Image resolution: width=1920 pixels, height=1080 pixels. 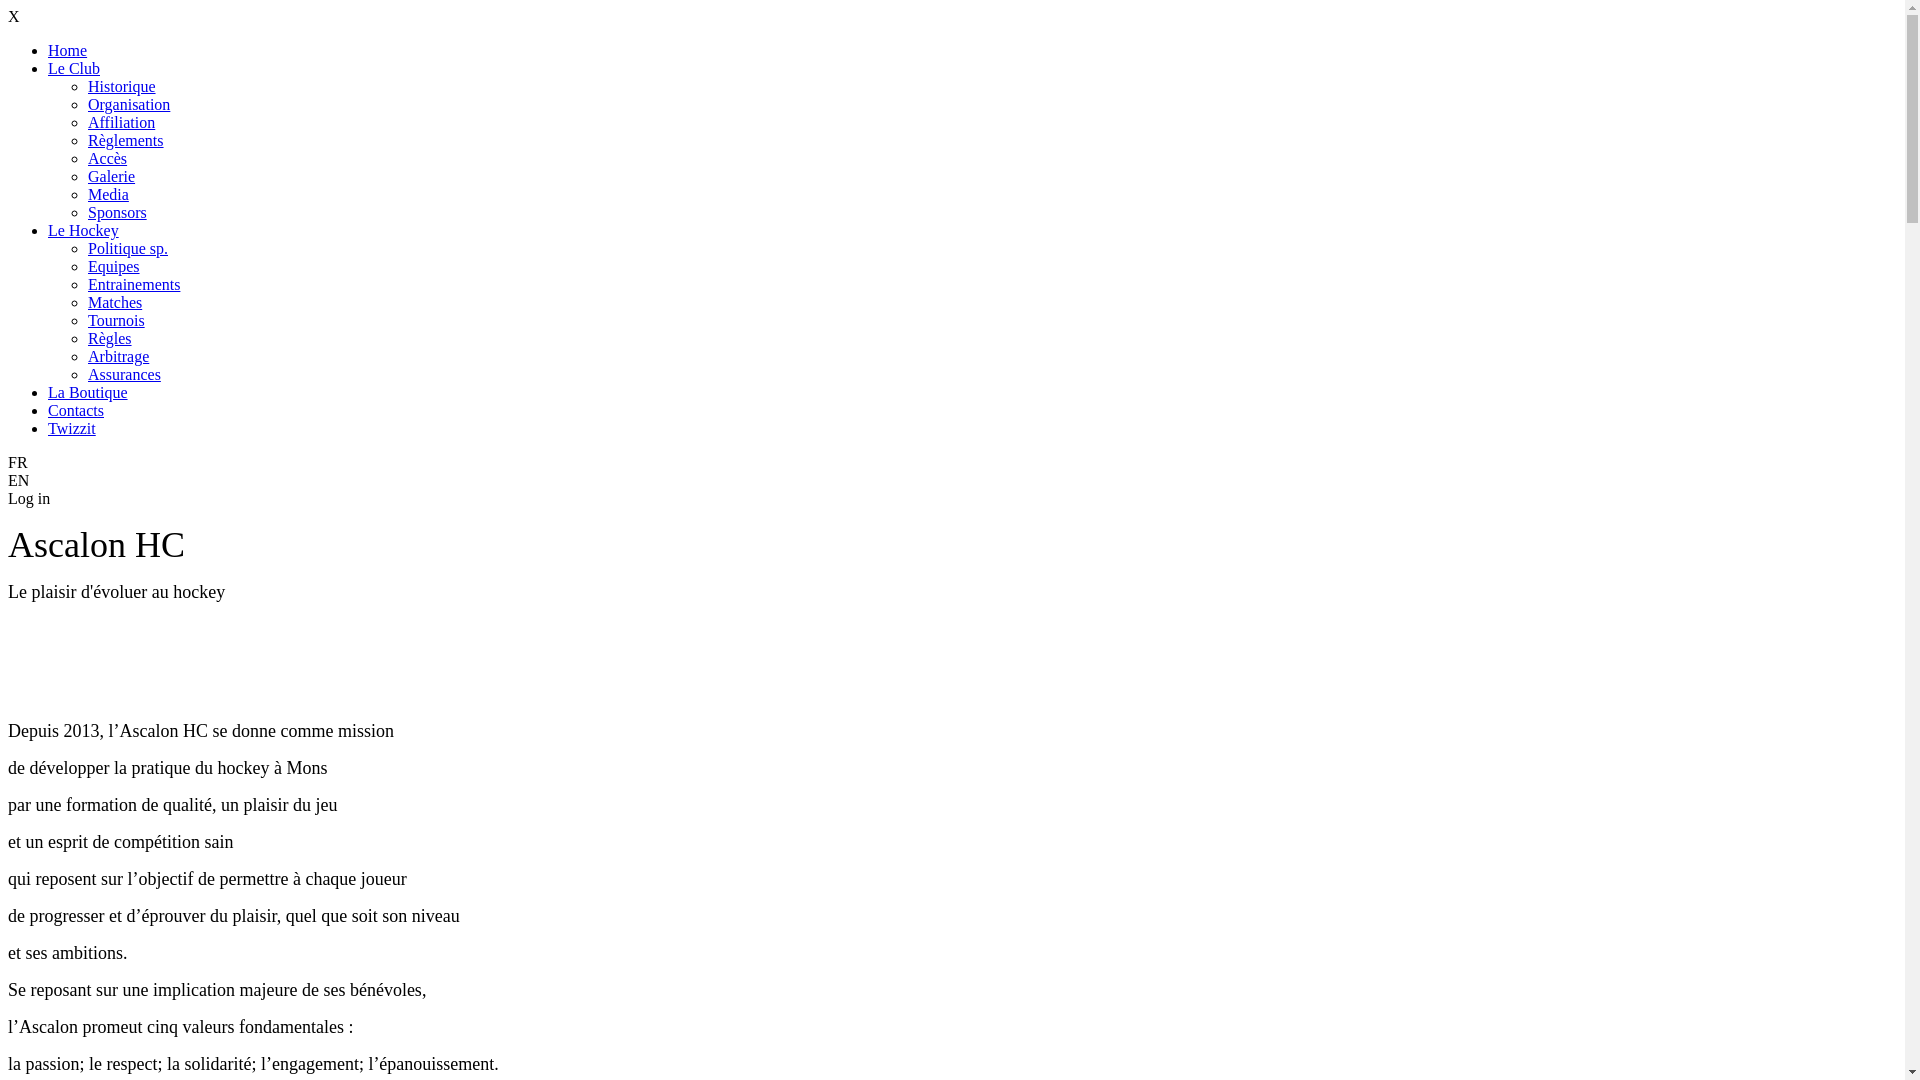 What do you see at coordinates (67, 49) in the screenshot?
I see `'Home'` at bounding box center [67, 49].